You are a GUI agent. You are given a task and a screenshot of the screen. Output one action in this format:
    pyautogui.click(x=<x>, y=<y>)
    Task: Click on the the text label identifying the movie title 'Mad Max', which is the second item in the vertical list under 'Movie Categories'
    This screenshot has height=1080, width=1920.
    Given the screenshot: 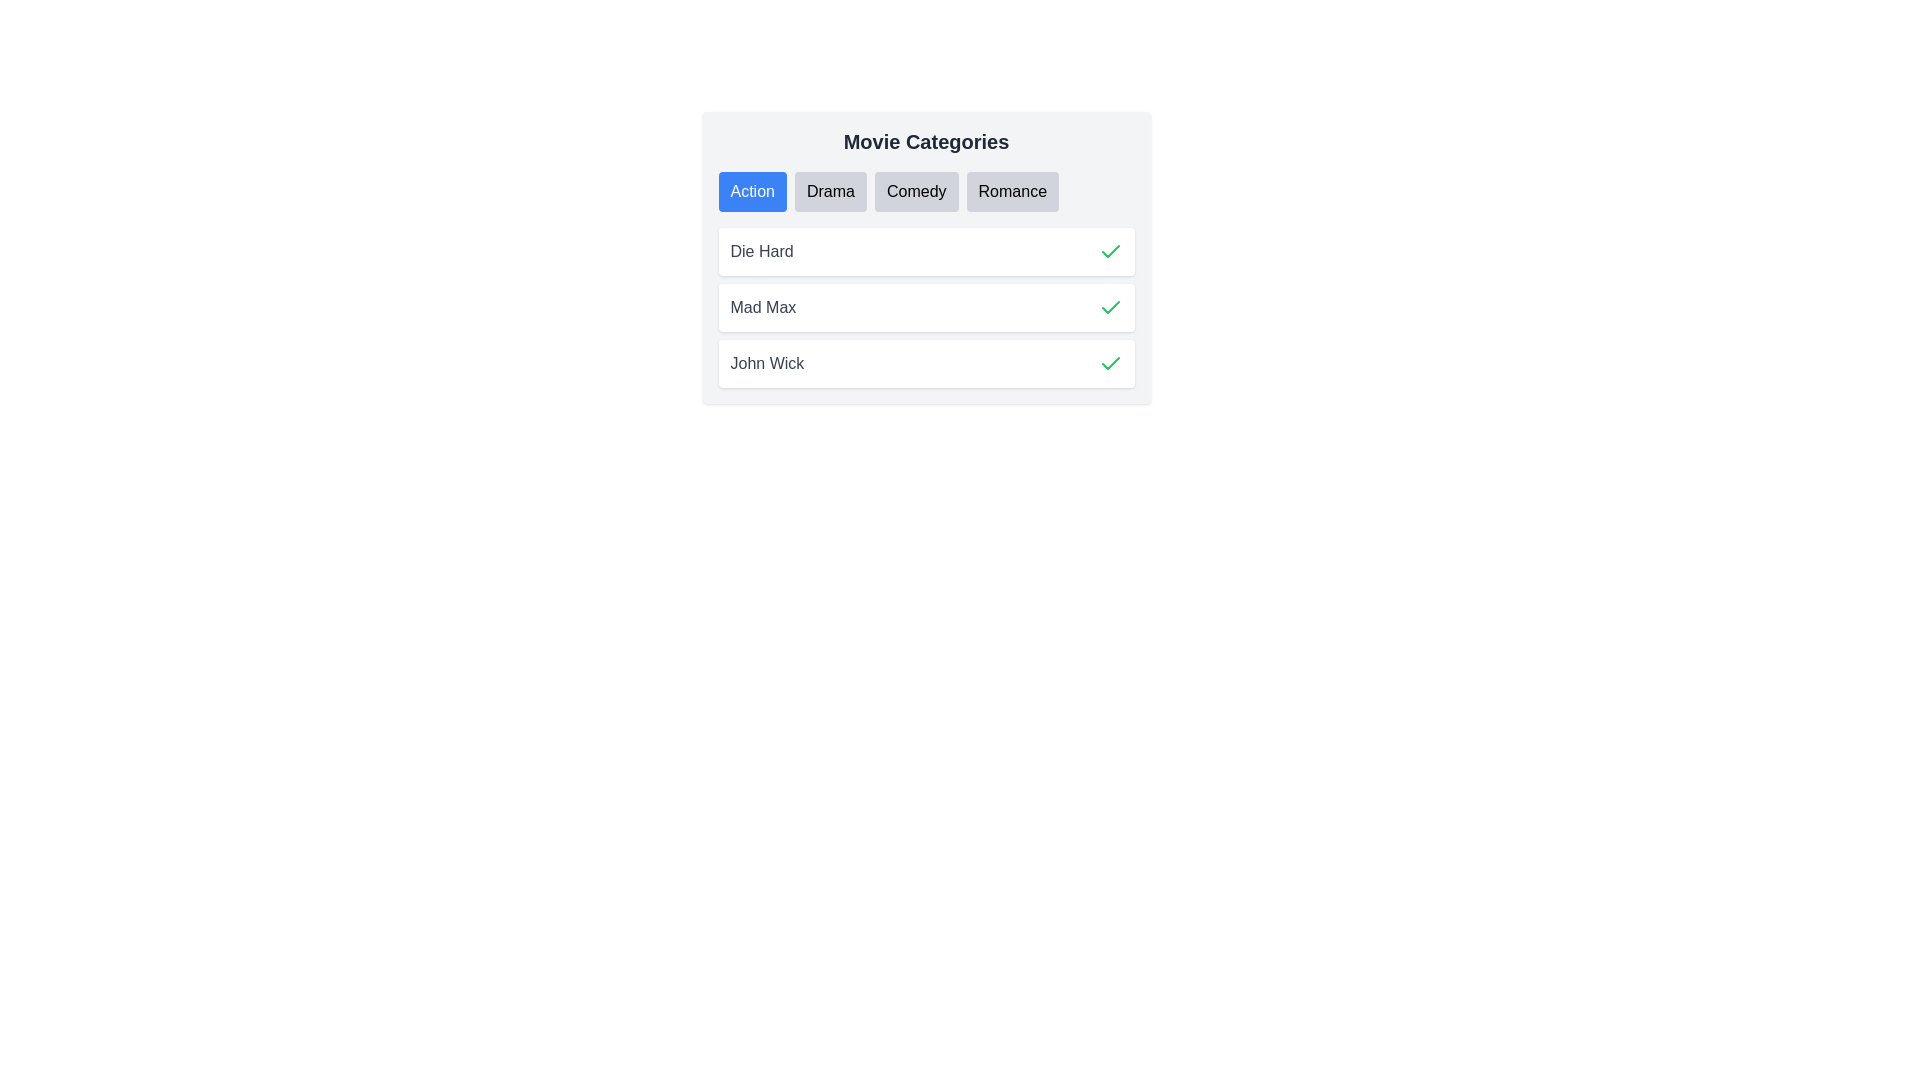 What is the action you would take?
    pyautogui.click(x=762, y=308)
    